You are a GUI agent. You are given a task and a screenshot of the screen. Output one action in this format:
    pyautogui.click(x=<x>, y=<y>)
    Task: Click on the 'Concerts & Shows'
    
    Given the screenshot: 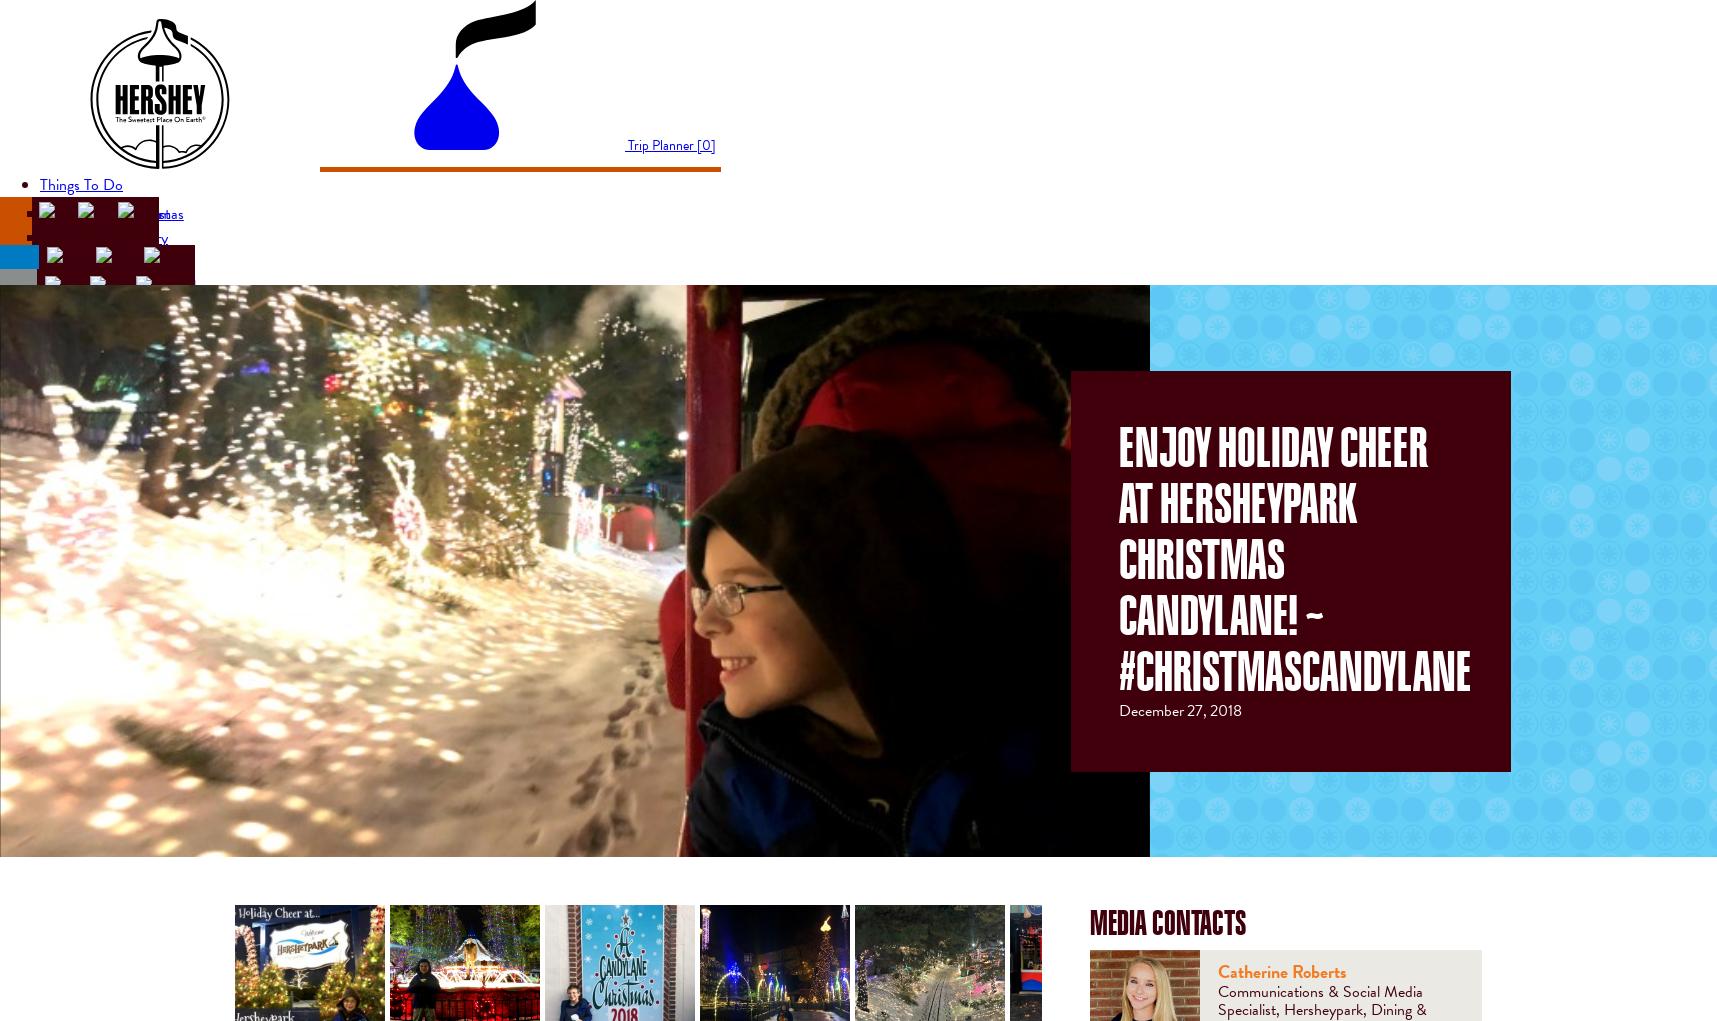 What is the action you would take?
    pyautogui.click(x=120, y=308)
    